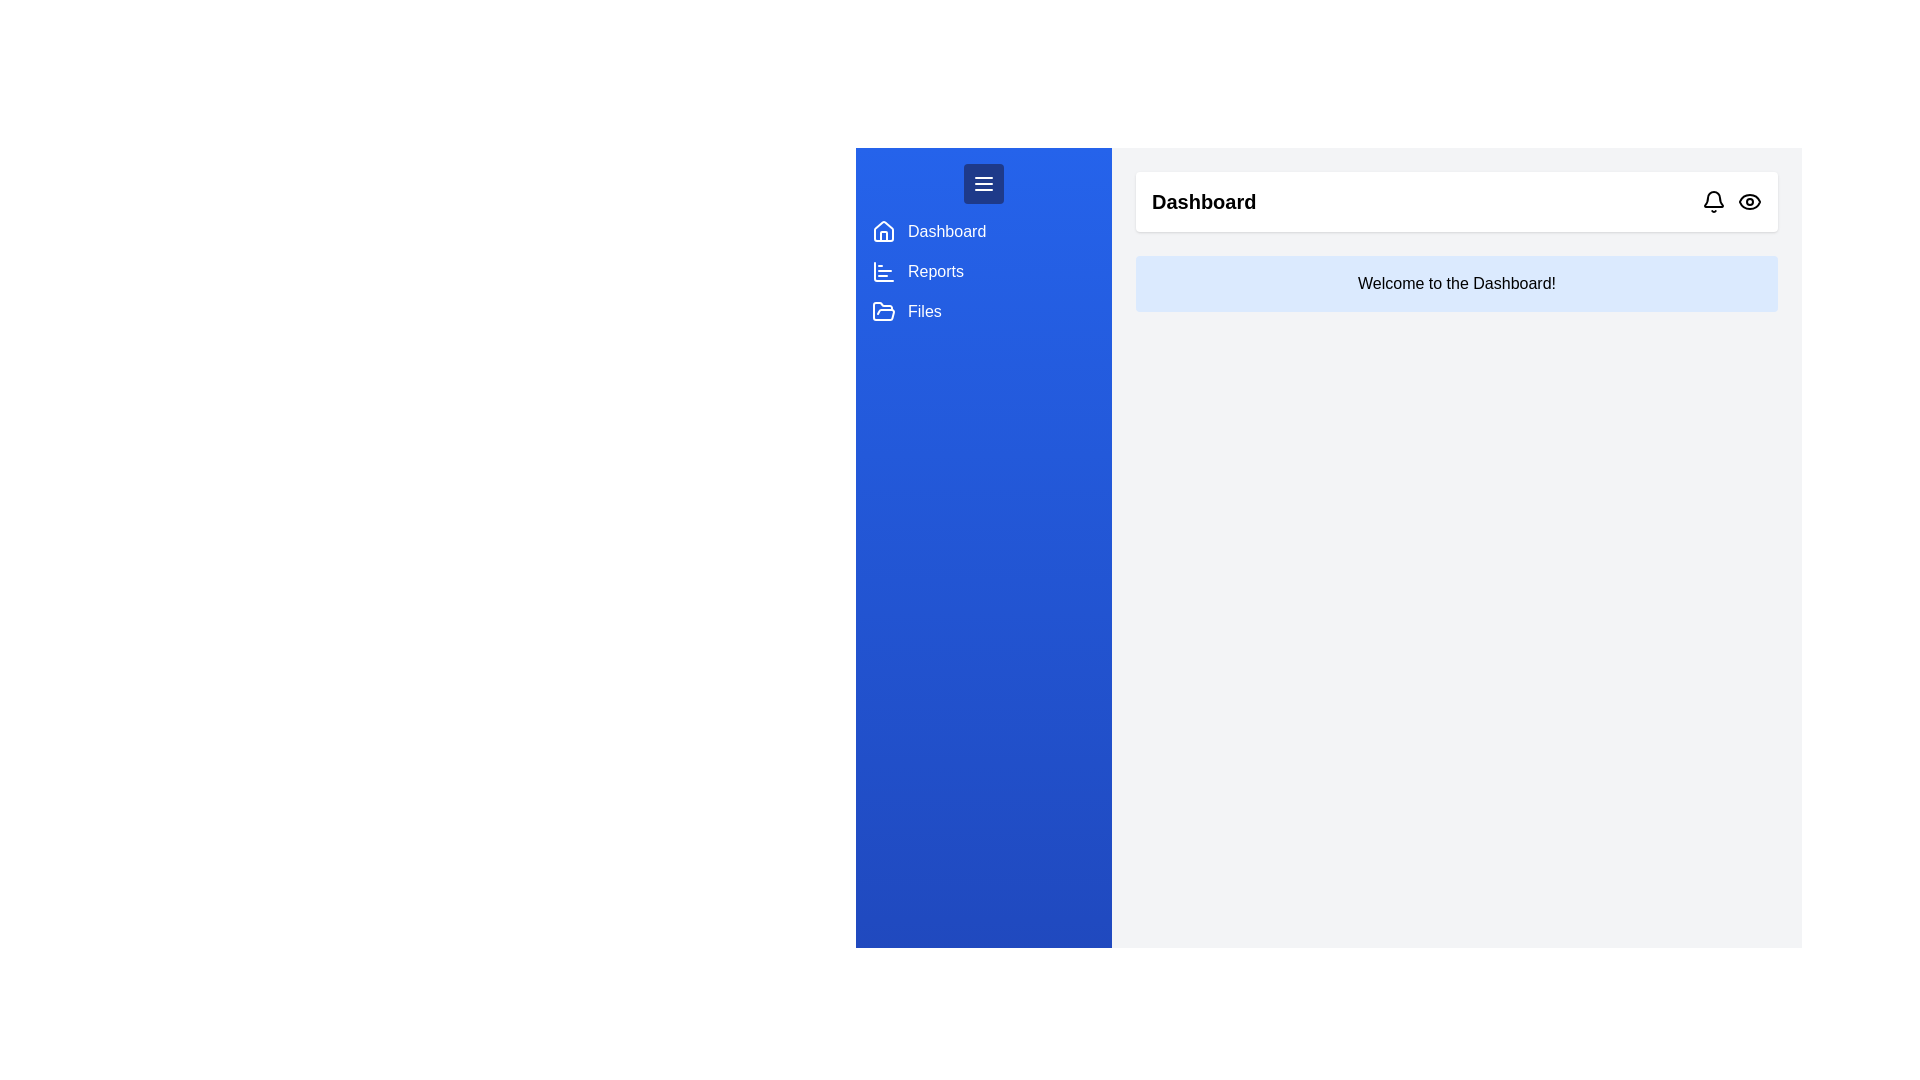  What do you see at coordinates (1712, 201) in the screenshot?
I see `the bell icon button styled as an outline located at the top-right corner of the content section` at bounding box center [1712, 201].